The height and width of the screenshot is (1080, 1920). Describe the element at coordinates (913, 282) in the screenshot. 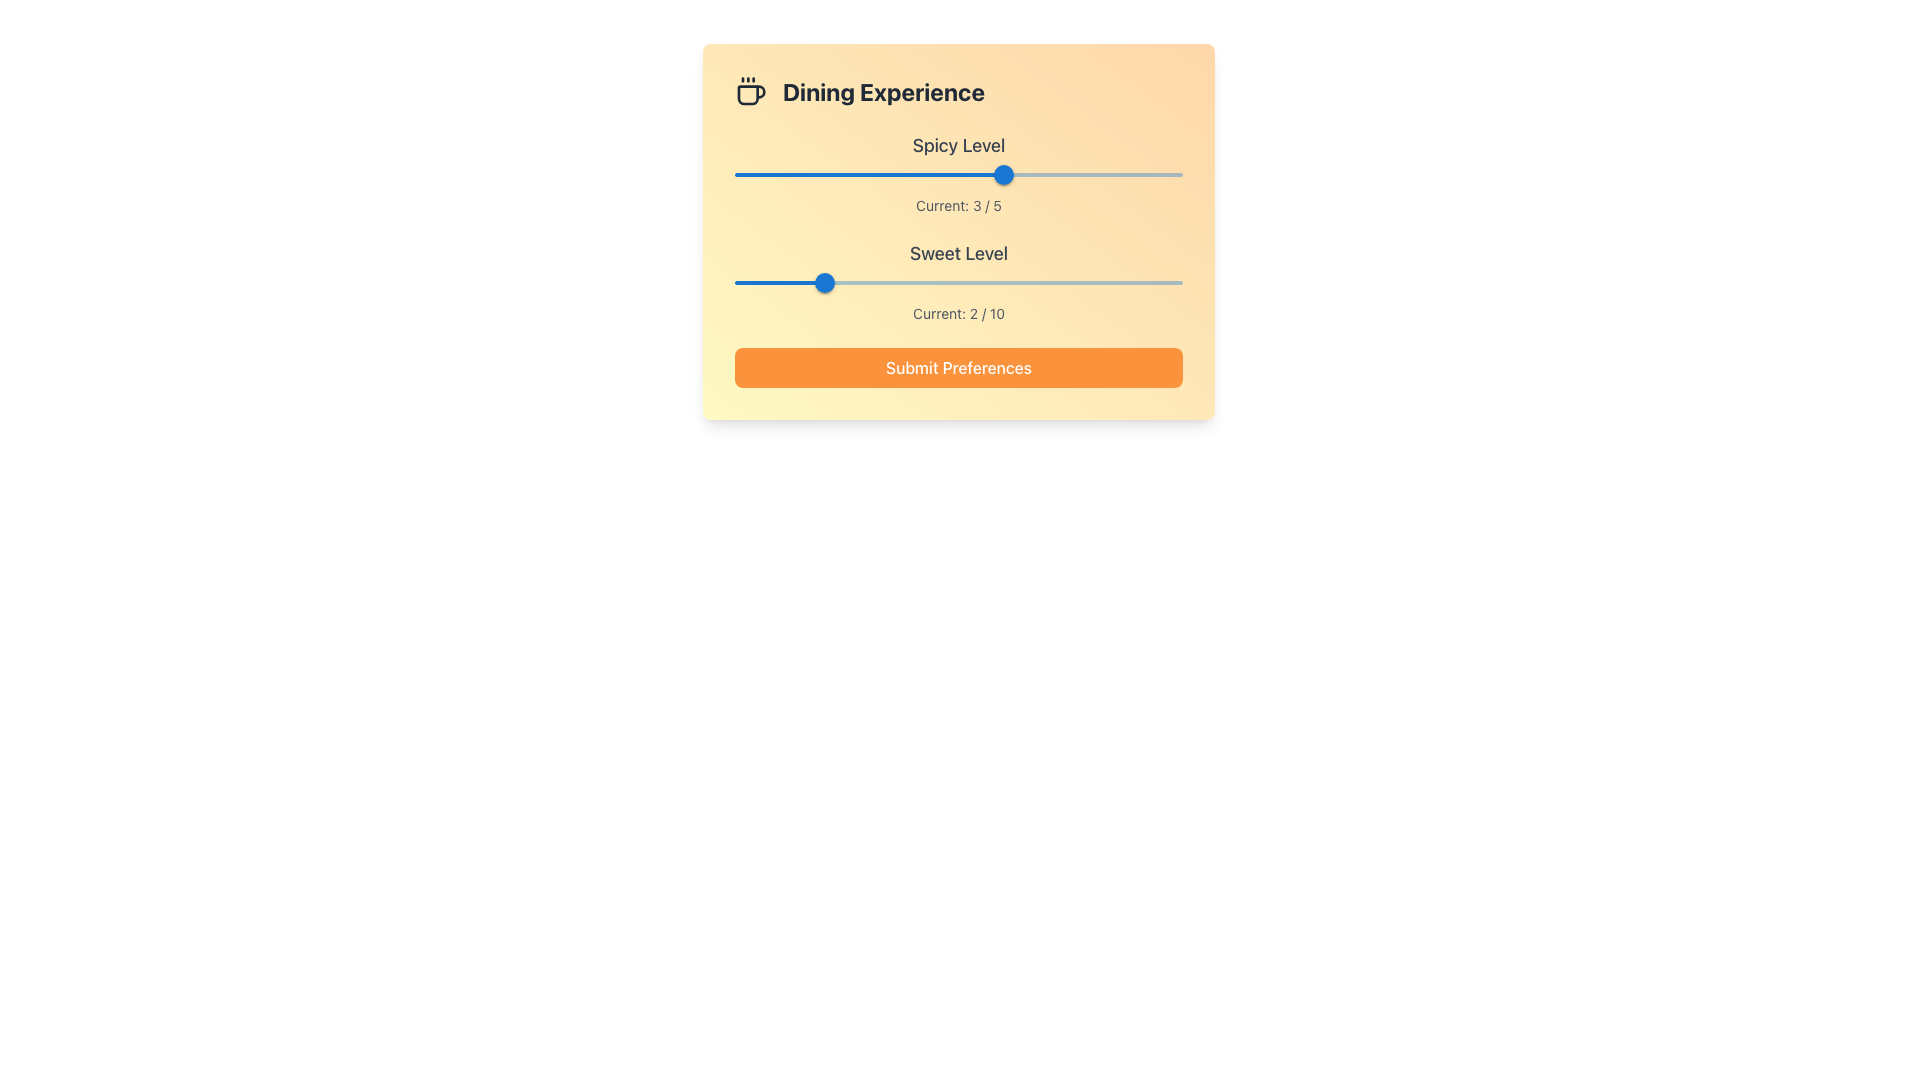

I see `the sweet level` at that location.